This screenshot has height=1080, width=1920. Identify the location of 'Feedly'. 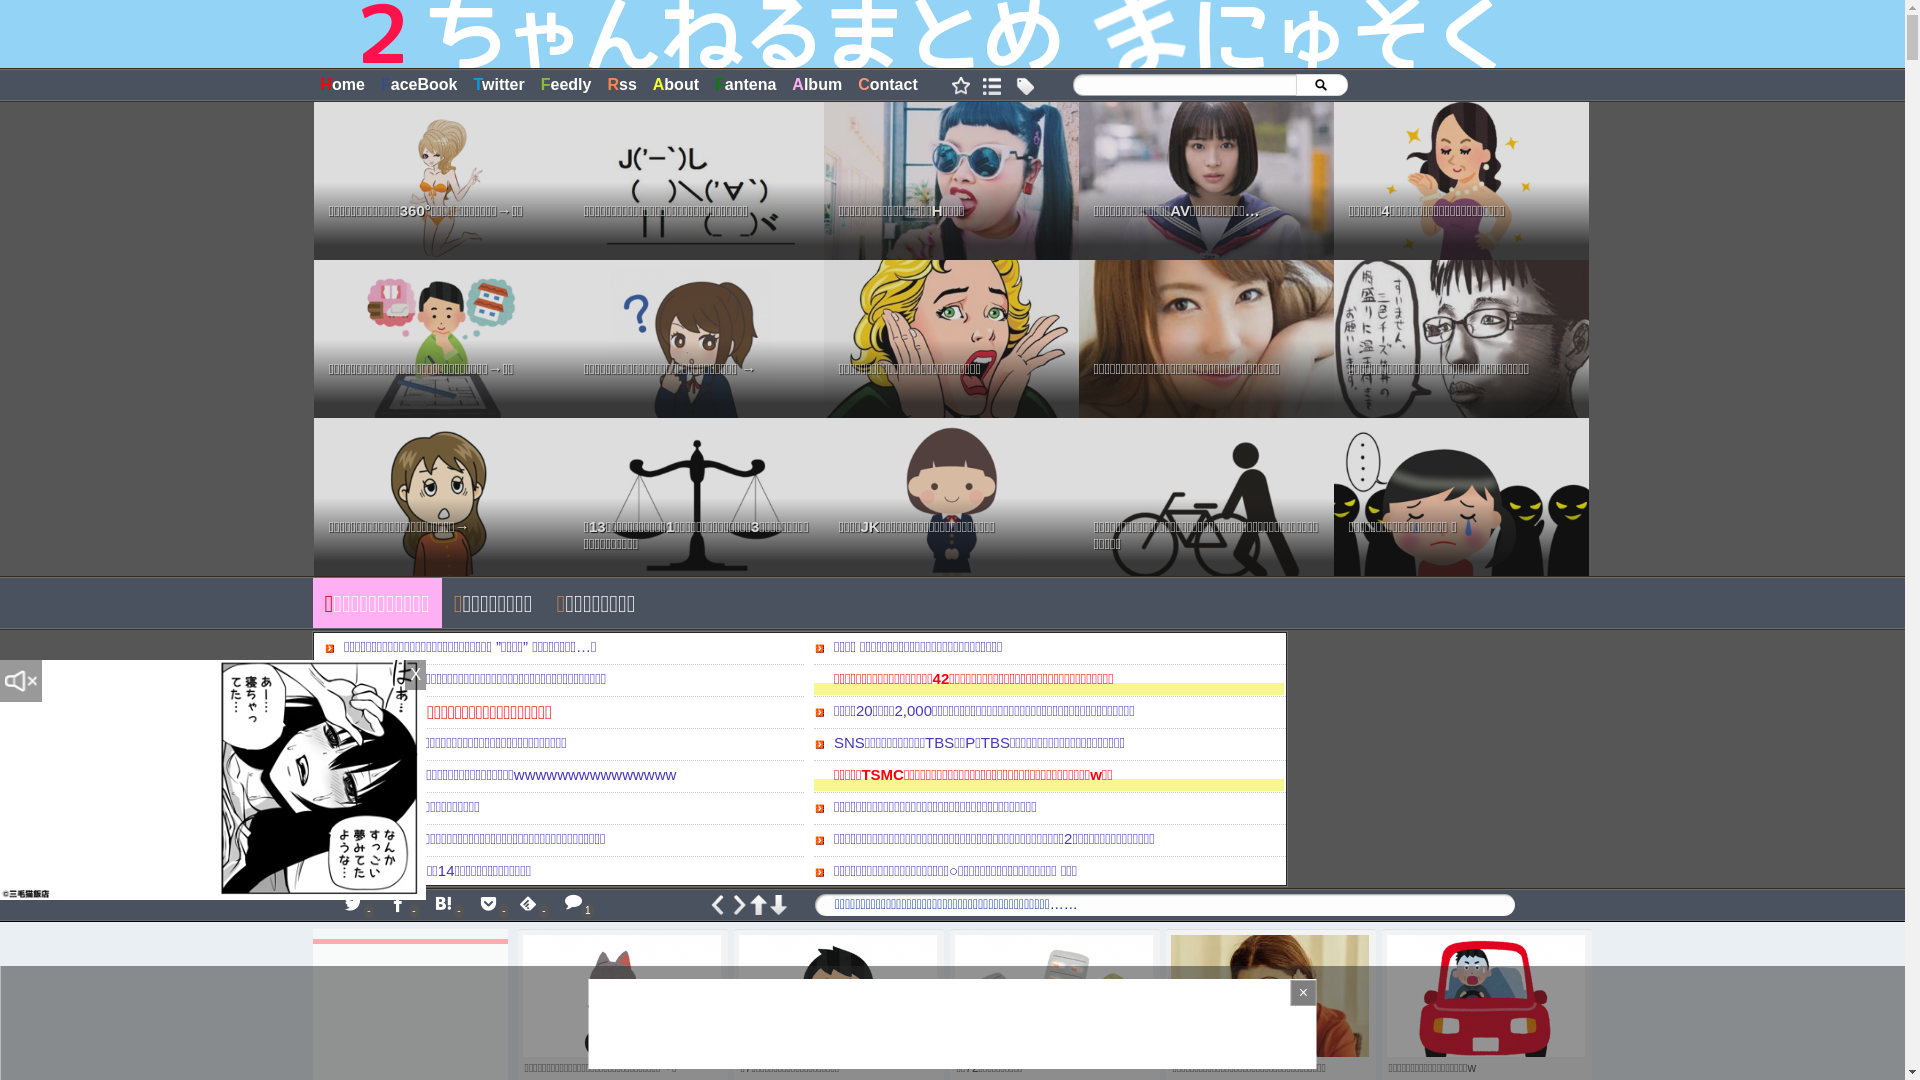
(565, 83).